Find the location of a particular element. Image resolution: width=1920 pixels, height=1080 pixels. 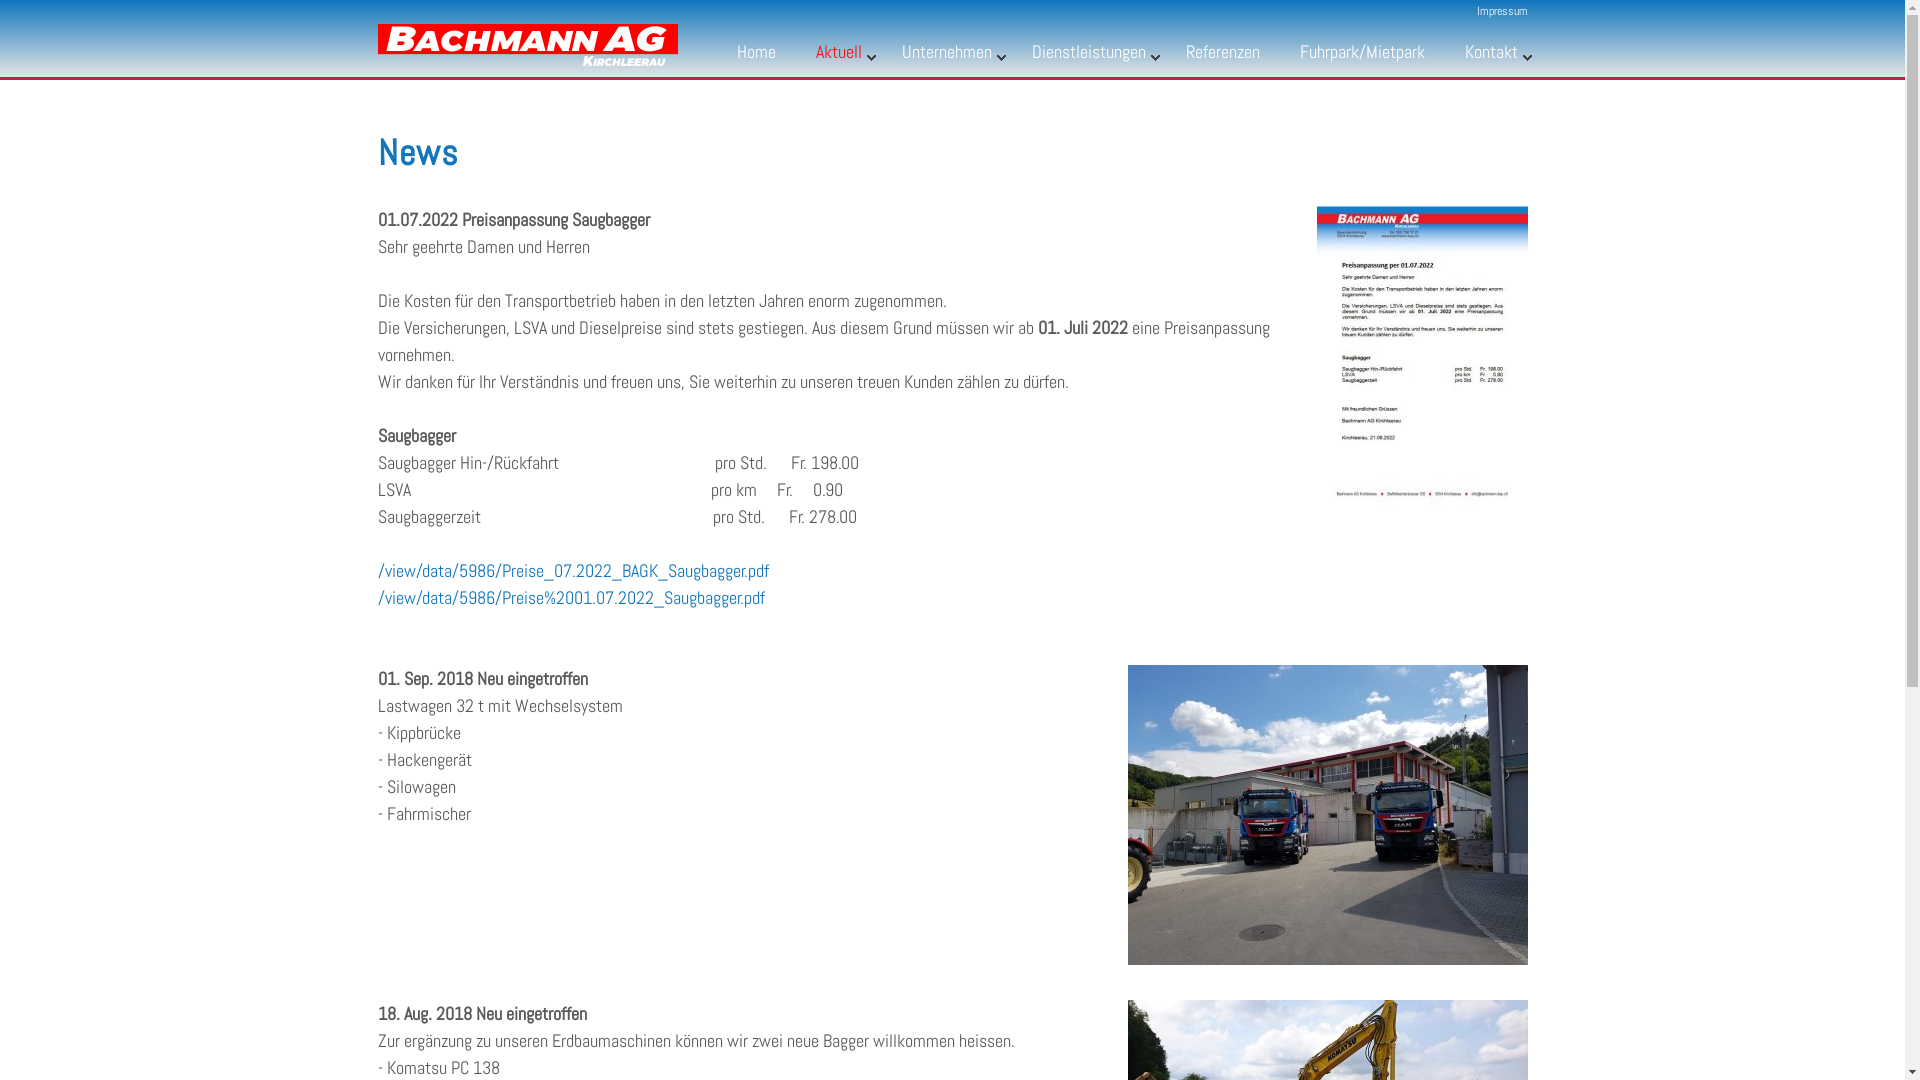

'Impressum' is located at coordinates (1501, 11).